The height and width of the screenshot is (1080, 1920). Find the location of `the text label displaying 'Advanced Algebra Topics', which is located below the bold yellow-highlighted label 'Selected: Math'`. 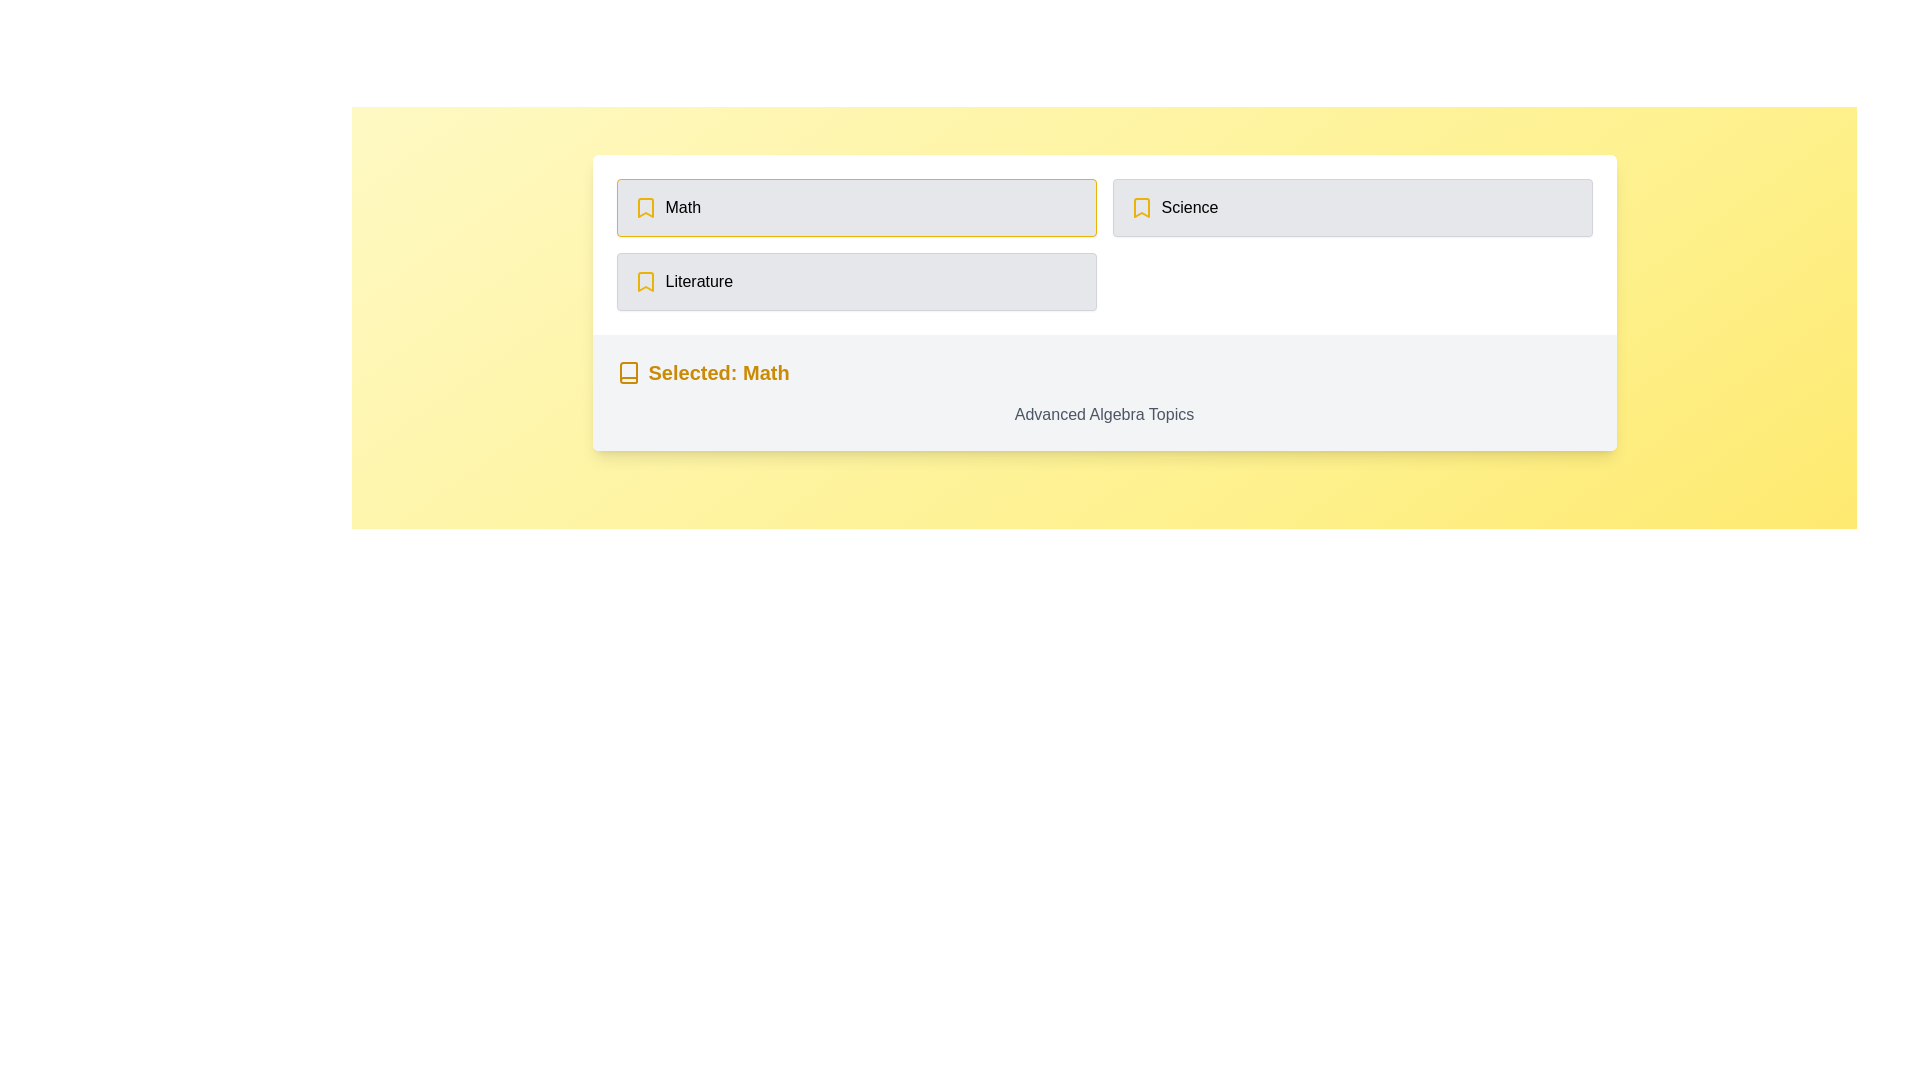

the text label displaying 'Advanced Algebra Topics', which is located below the bold yellow-highlighted label 'Selected: Math' is located at coordinates (1103, 414).